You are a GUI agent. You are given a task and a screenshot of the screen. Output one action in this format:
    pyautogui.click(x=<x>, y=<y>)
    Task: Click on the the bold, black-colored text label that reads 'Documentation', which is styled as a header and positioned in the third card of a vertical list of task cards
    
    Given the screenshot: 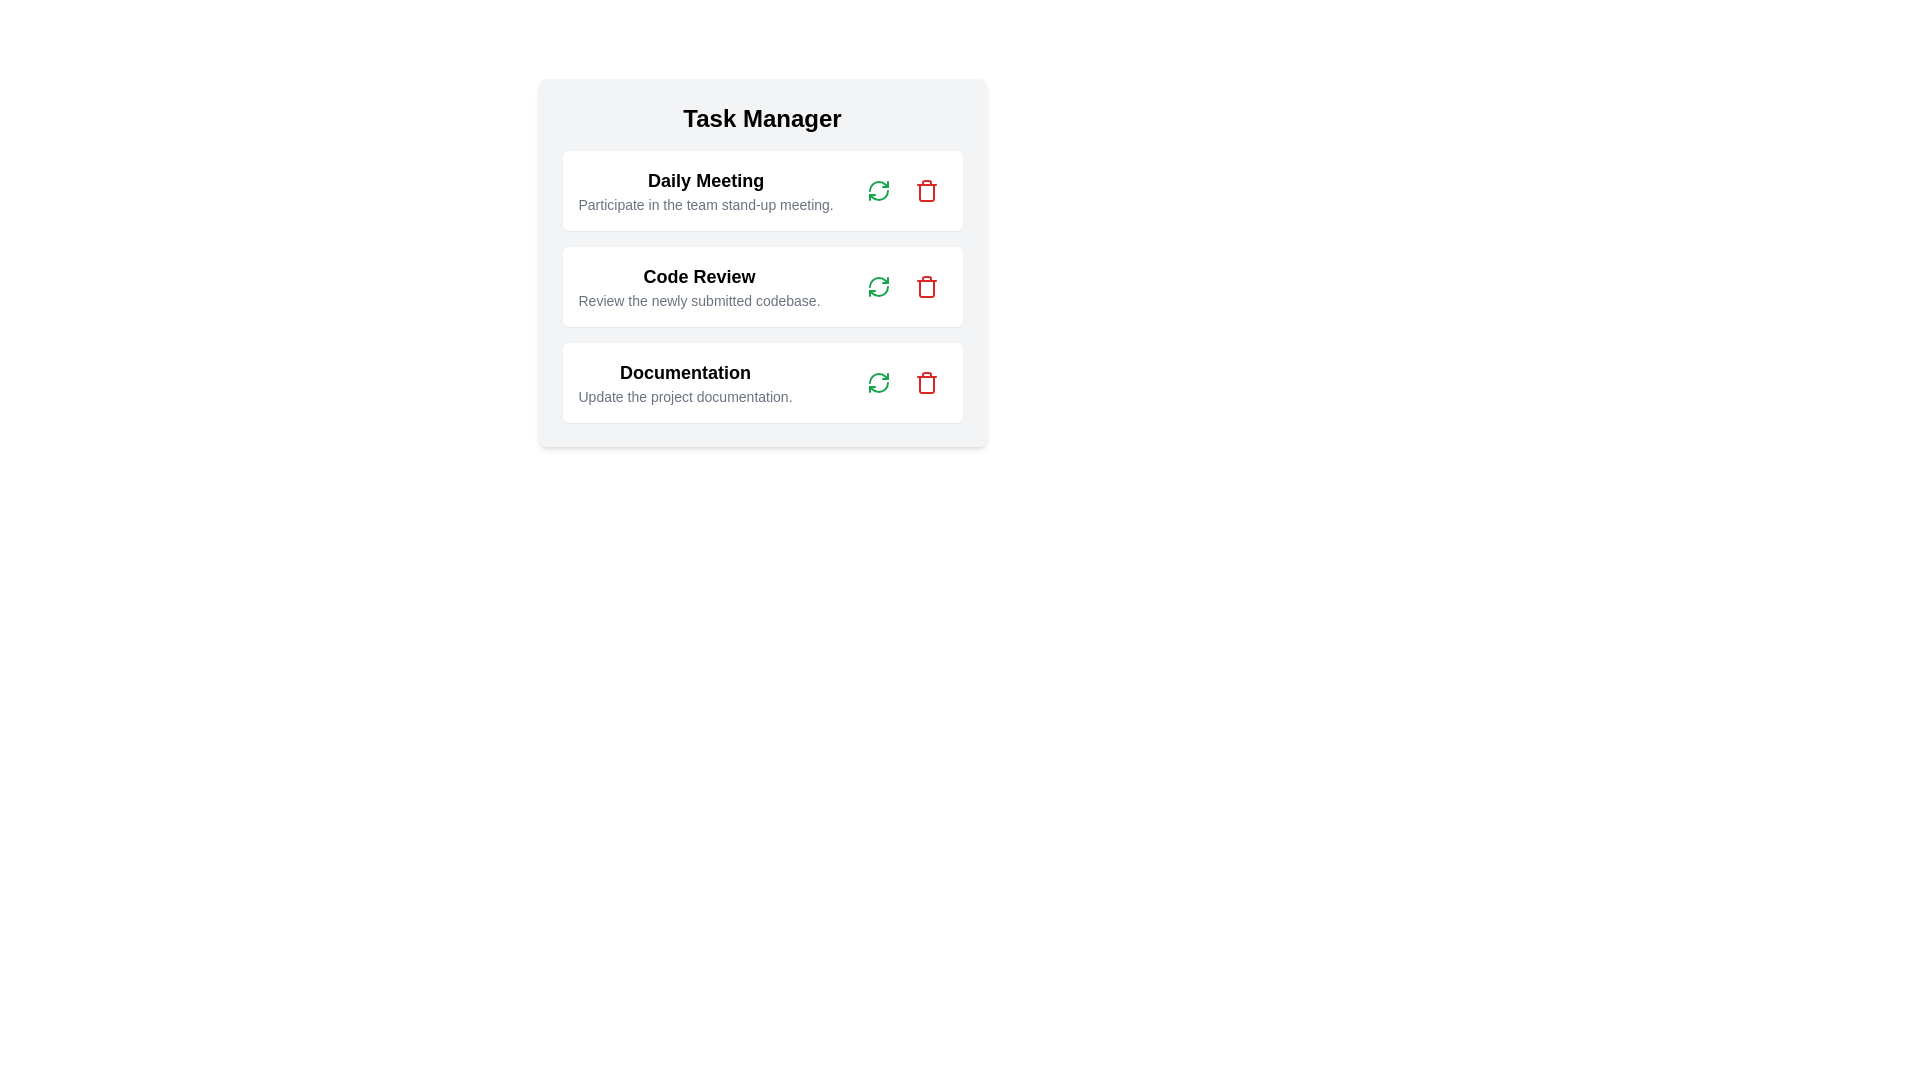 What is the action you would take?
    pyautogui.click(x=685, y=373)
    